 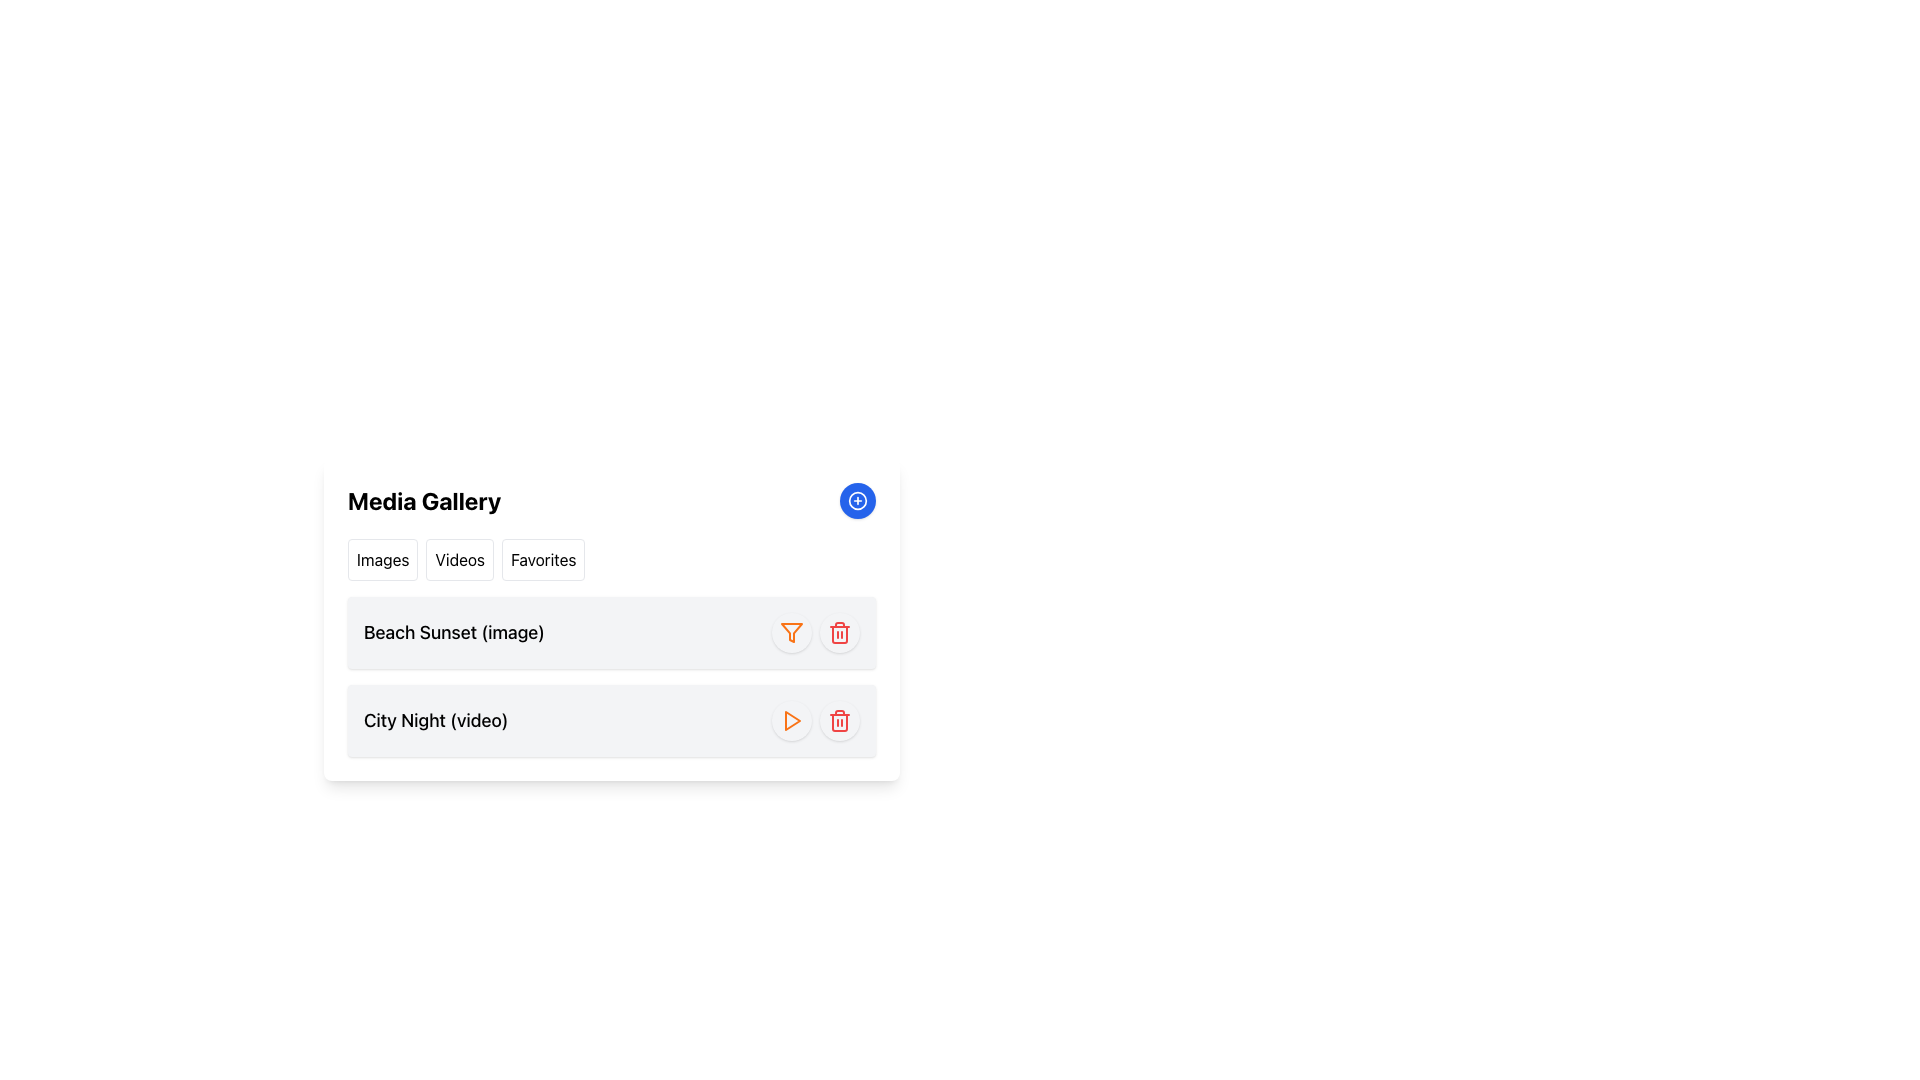 What do you see at coordinates (840, 632) in the screenshot?
I see `the red trash bin icon button, which is the second button to the right in the group` at bounding box center [840, 632].